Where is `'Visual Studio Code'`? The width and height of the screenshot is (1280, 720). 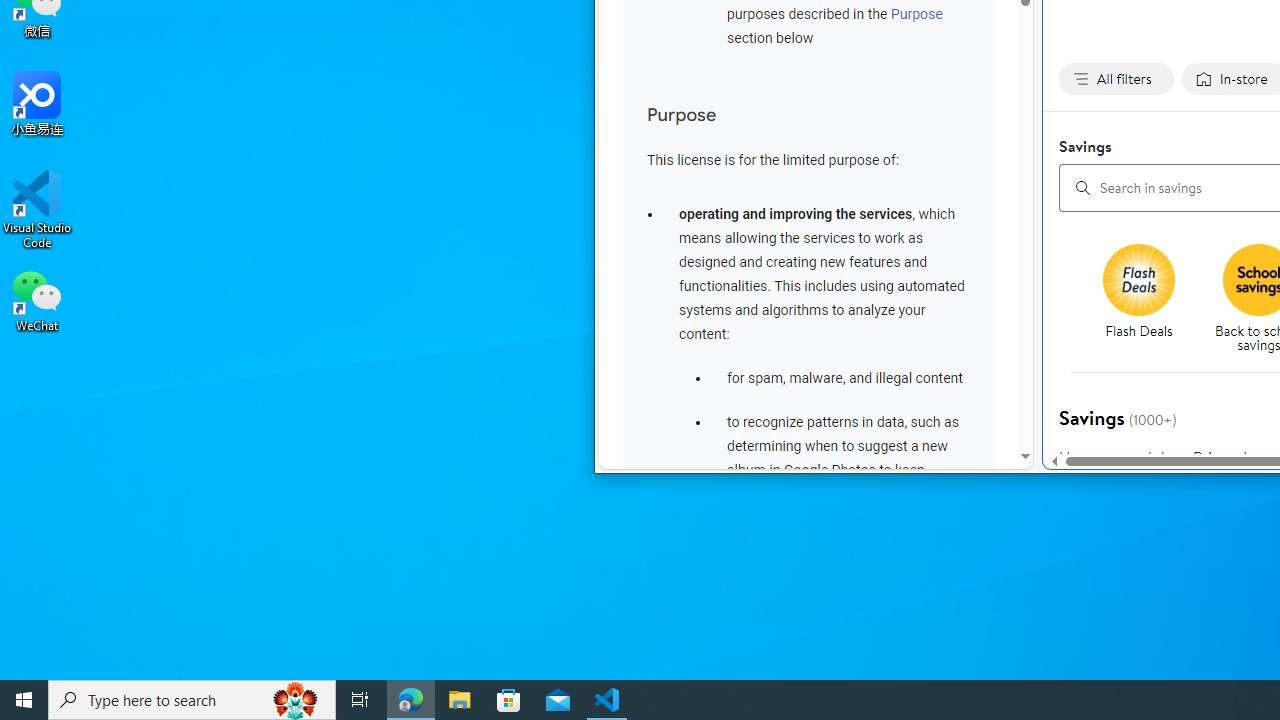
'Visual Studio Code' is located at coordinates (37, 209).